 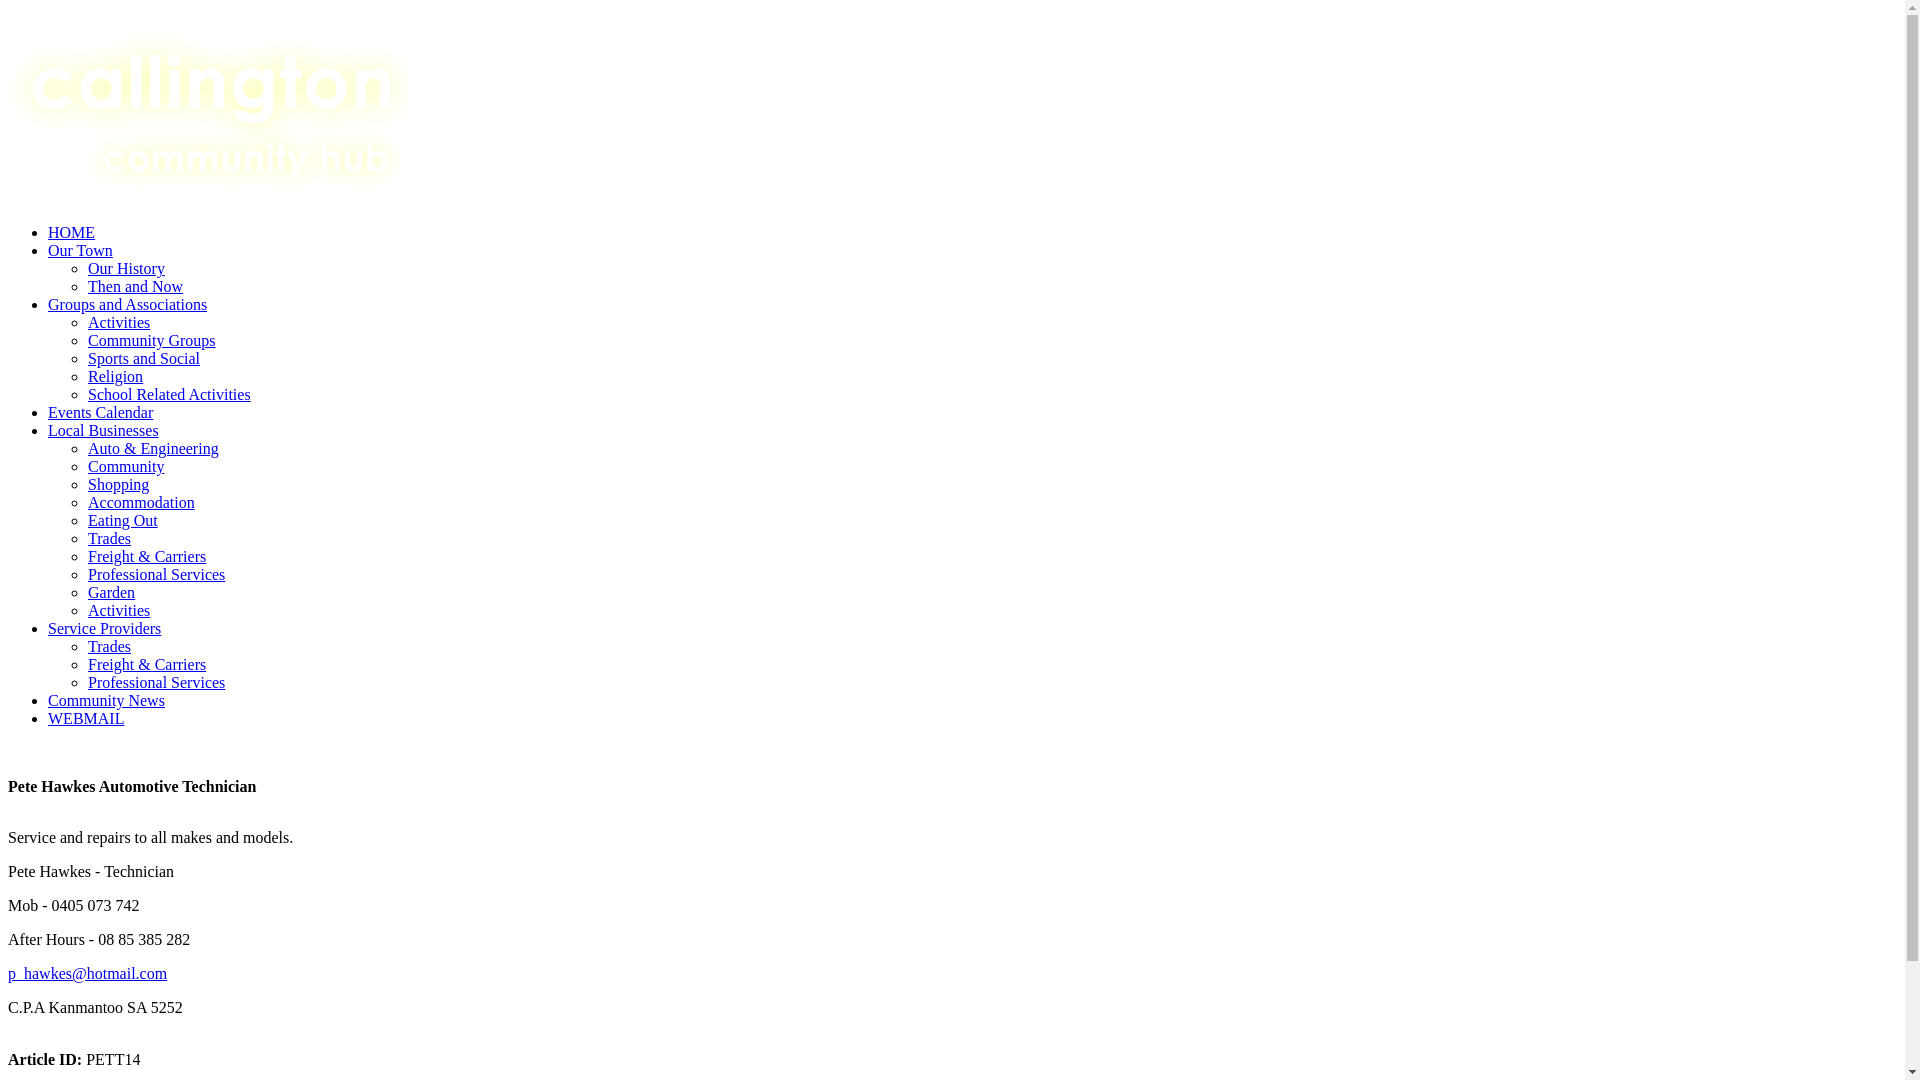 What do you see at coordinates (105, 699) in the screenshot?
I see `'Community News'` at bounding box center [105, 699].